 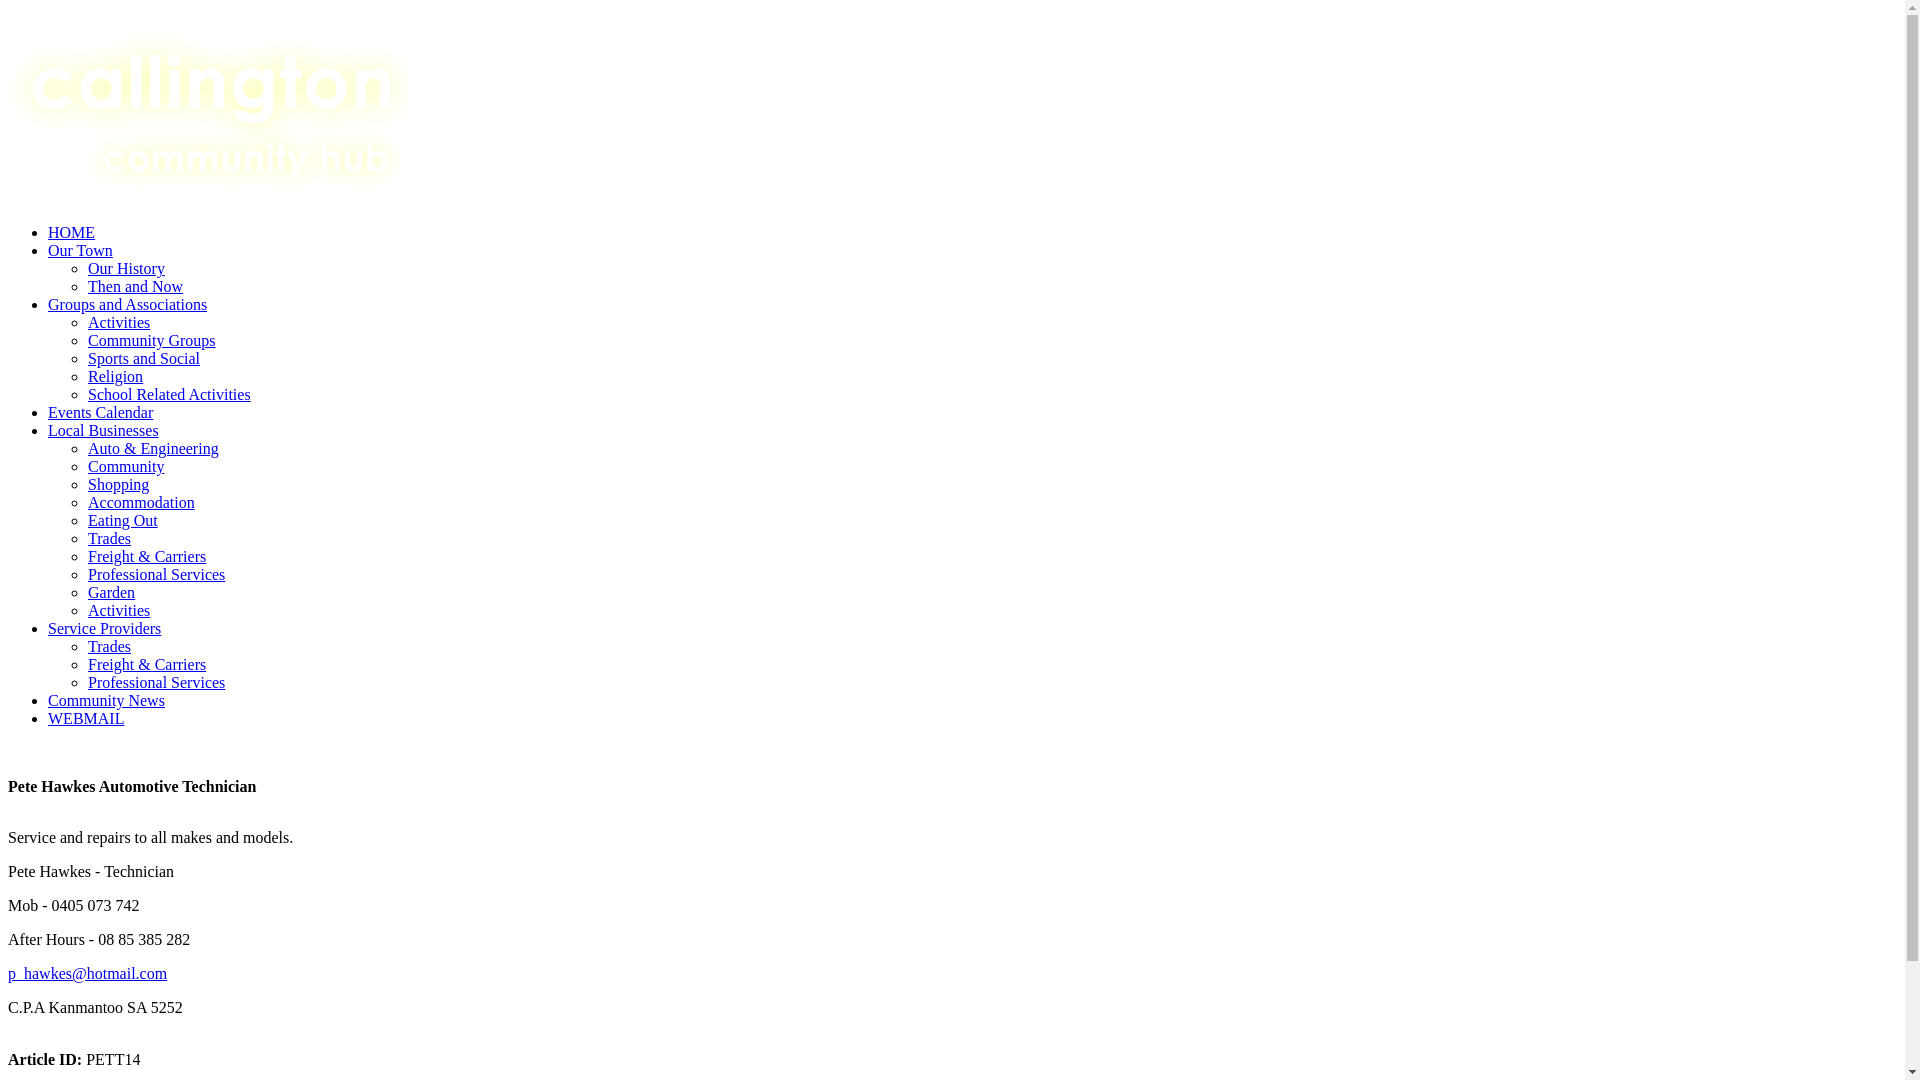 What do you see at coordinates (105, 699) in the screenshot?
I see `'Community News'` at bounding box center [105, 699].